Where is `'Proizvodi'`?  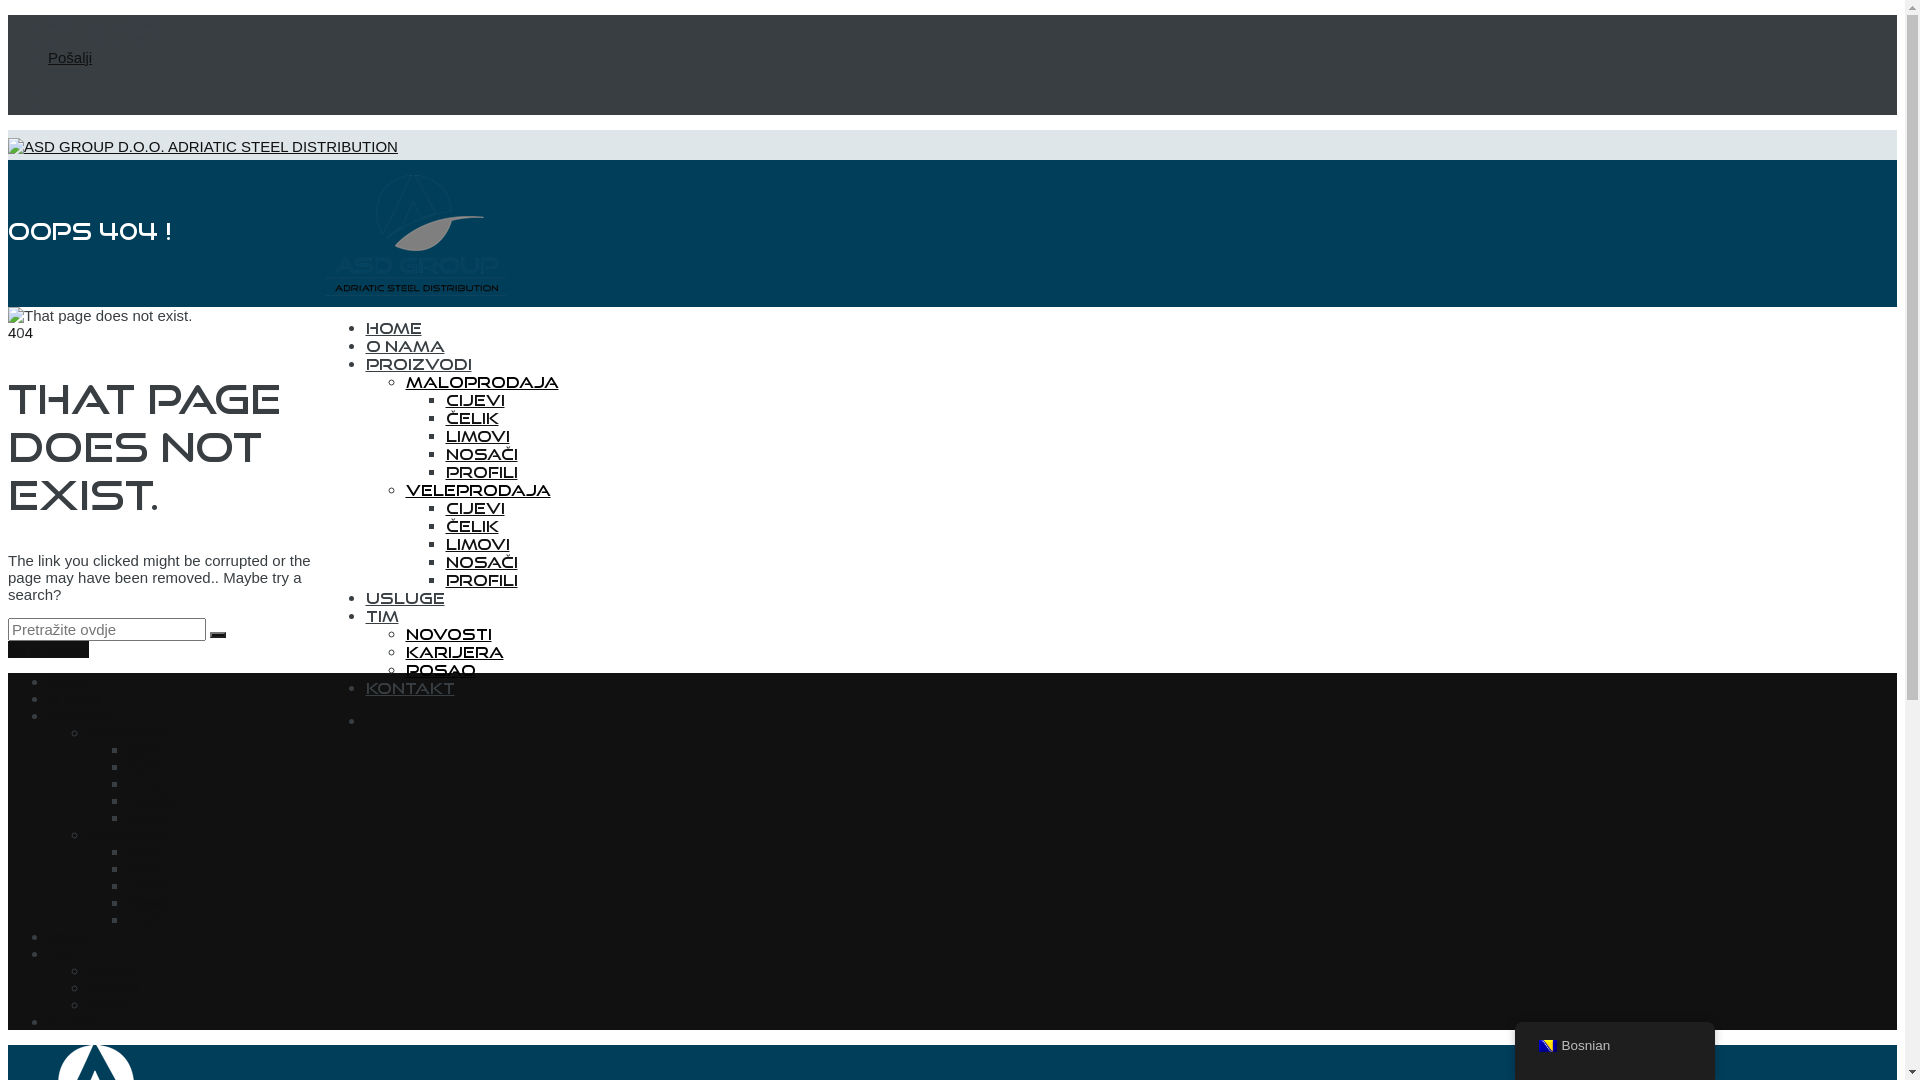 'Proizvodi' is located at coordinates (365, 363).